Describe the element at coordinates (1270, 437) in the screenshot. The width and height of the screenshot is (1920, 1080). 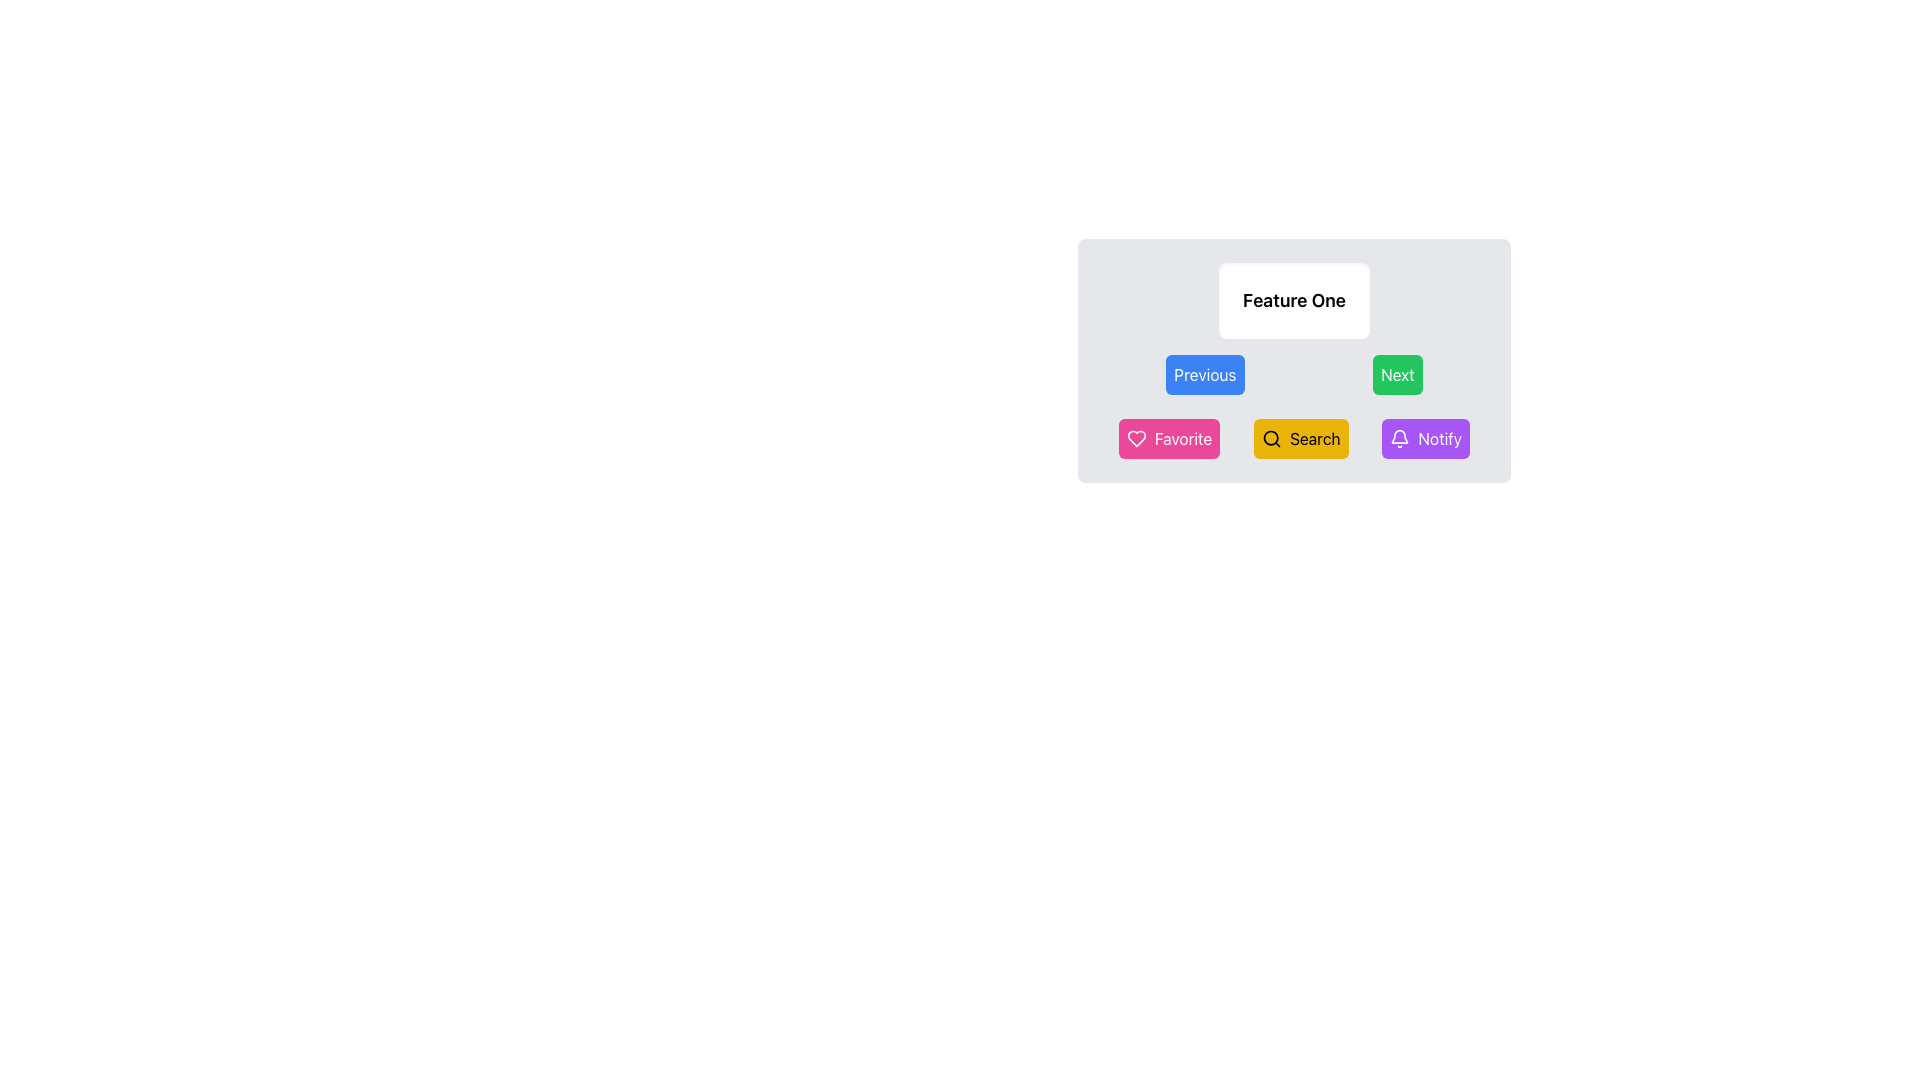
I see `the decorative circular lens of the search magnifying glass icon located below the 'Feature One' text heading` at that location.